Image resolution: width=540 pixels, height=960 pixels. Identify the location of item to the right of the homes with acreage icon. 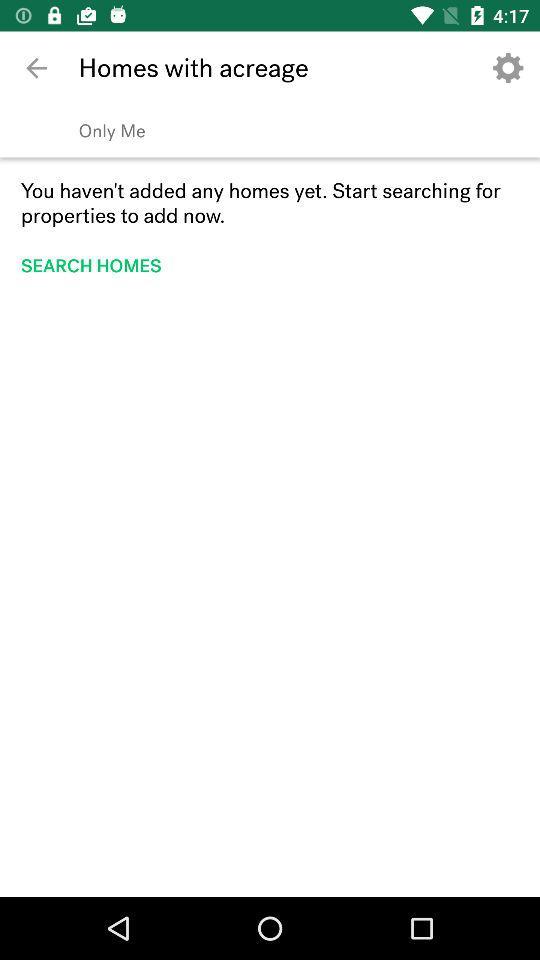
(508, 68).